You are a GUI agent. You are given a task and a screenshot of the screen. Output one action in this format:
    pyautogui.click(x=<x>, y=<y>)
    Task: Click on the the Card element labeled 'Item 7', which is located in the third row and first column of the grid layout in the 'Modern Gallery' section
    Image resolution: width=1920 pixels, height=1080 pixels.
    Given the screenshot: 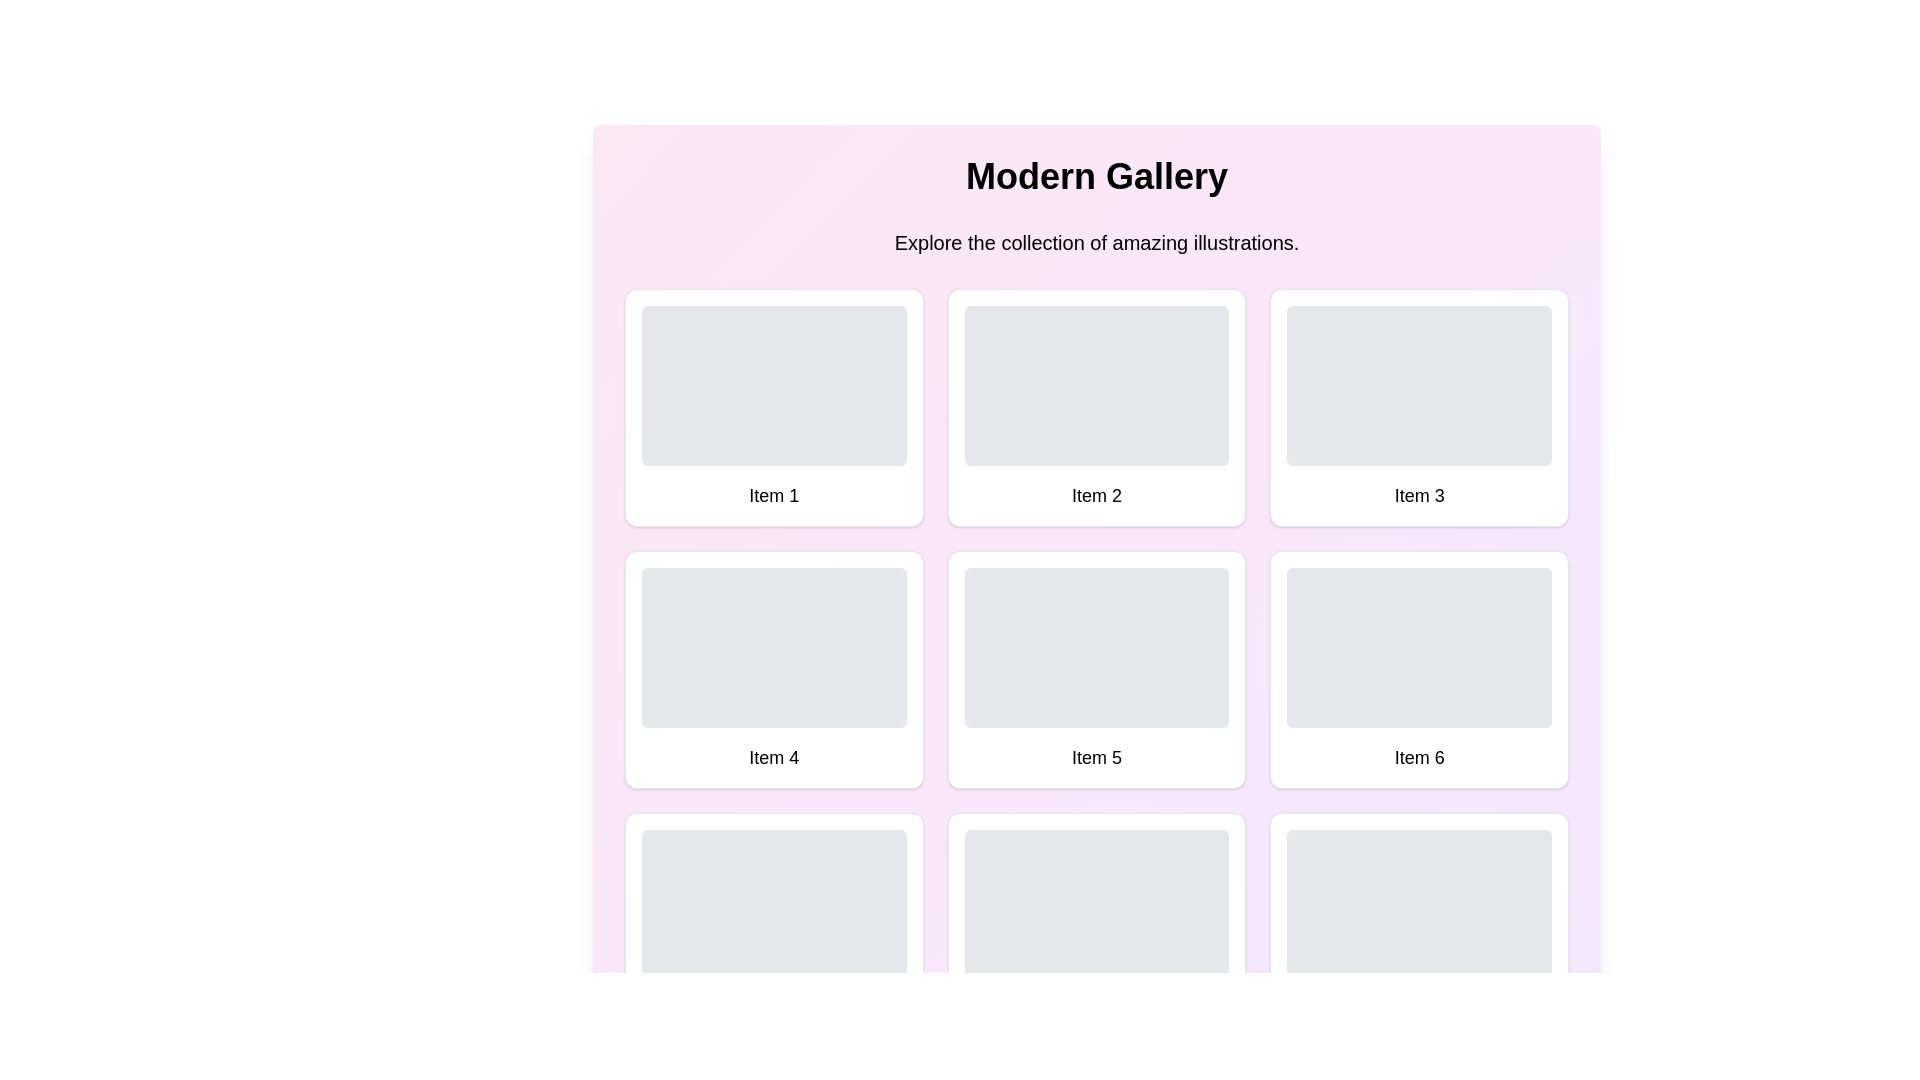 What is the action you would take?
    pyautogui.click(x=773, y=932)
    